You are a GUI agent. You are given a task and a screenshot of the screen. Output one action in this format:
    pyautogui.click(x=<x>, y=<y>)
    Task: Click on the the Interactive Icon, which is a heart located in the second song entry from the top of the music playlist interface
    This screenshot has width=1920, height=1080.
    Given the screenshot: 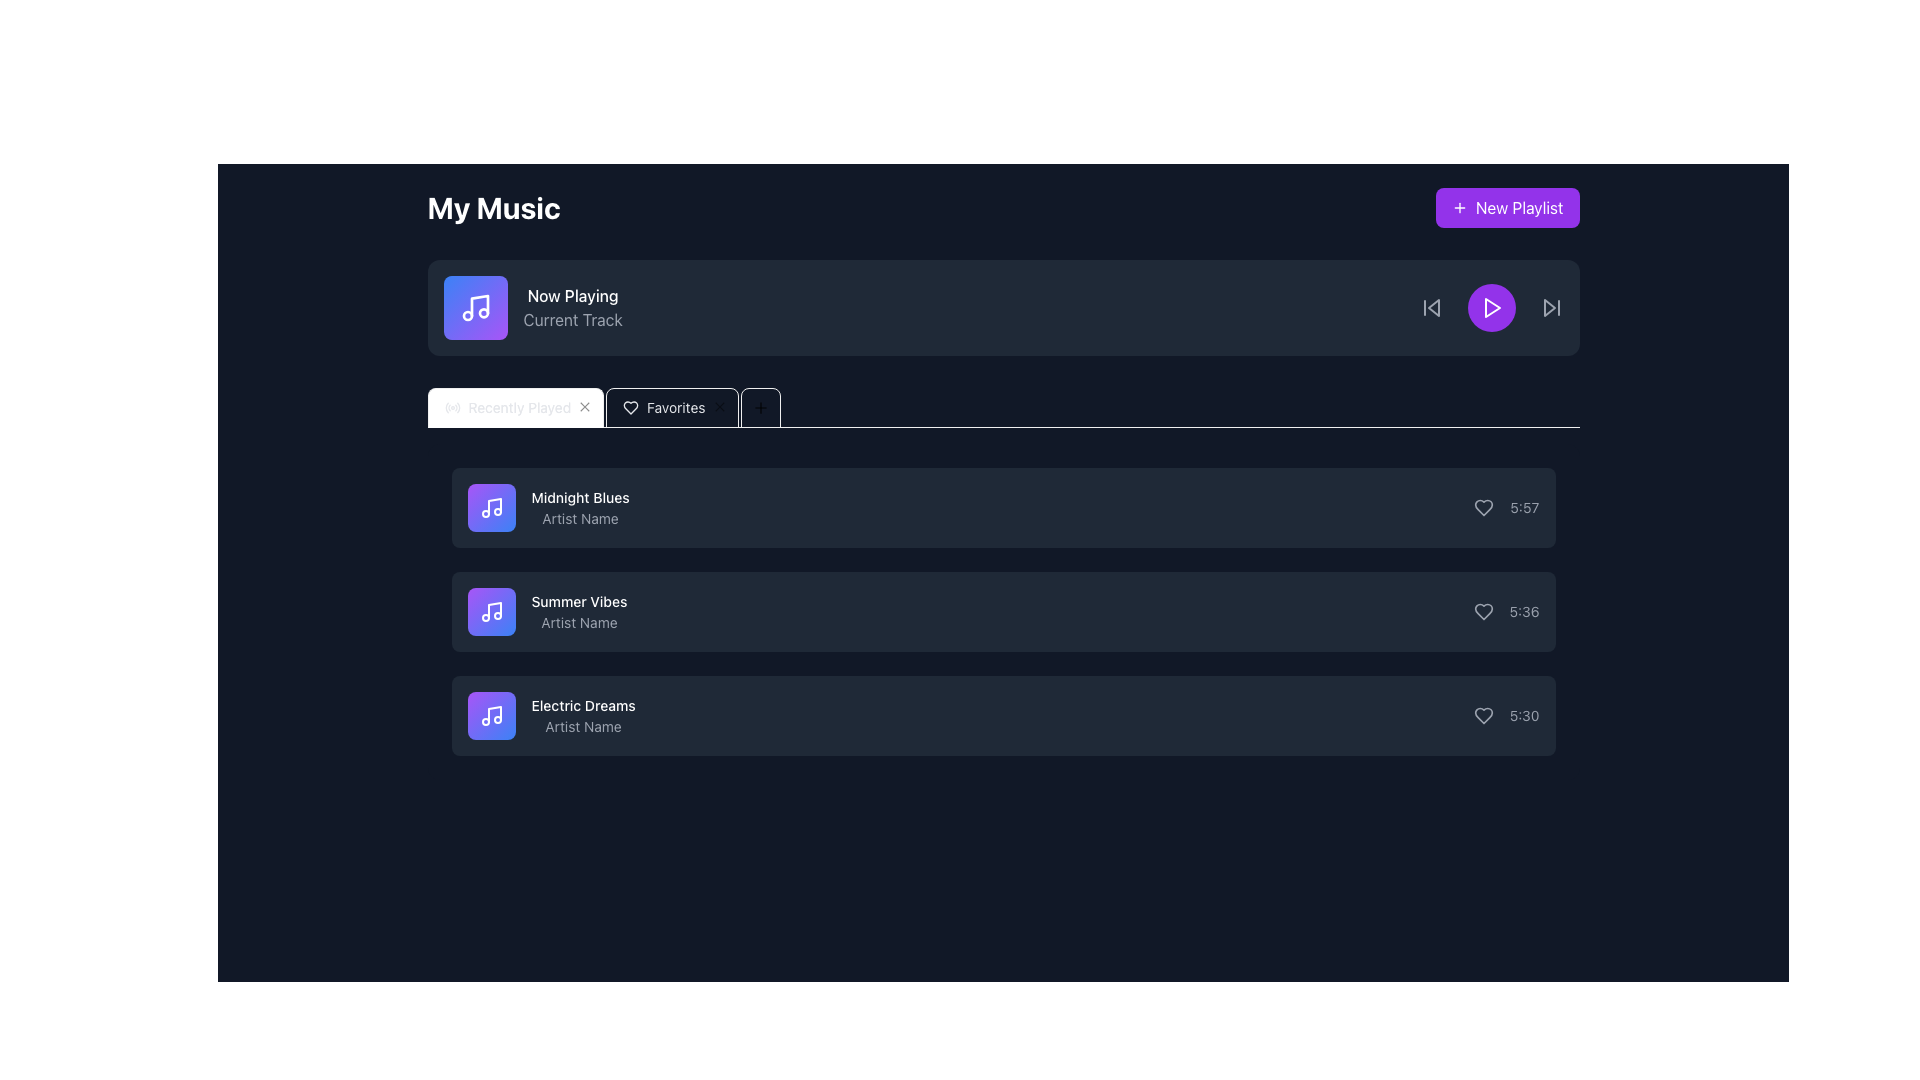 What is the action you would take?
    pyautogui.click(x=1483, y=611)
    